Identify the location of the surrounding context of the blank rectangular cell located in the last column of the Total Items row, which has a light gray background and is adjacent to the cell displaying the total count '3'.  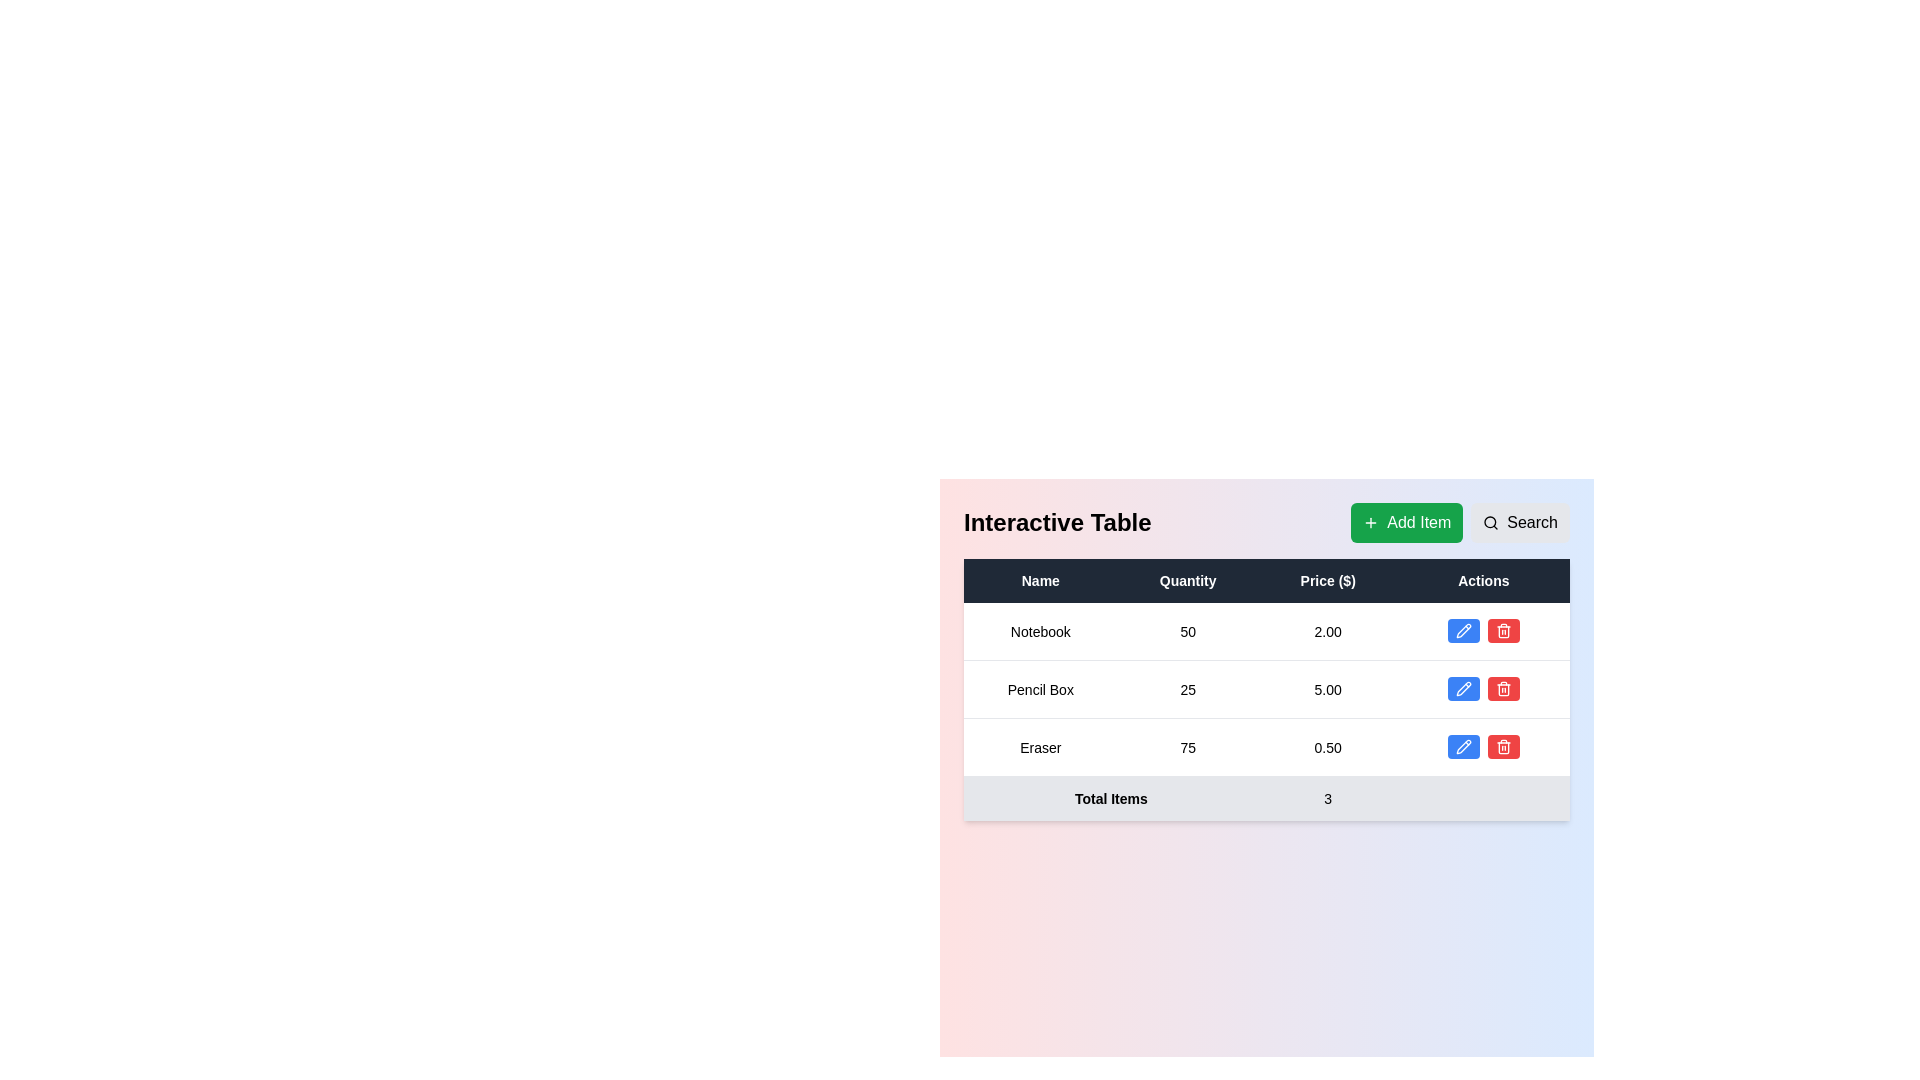
(1483, 797).